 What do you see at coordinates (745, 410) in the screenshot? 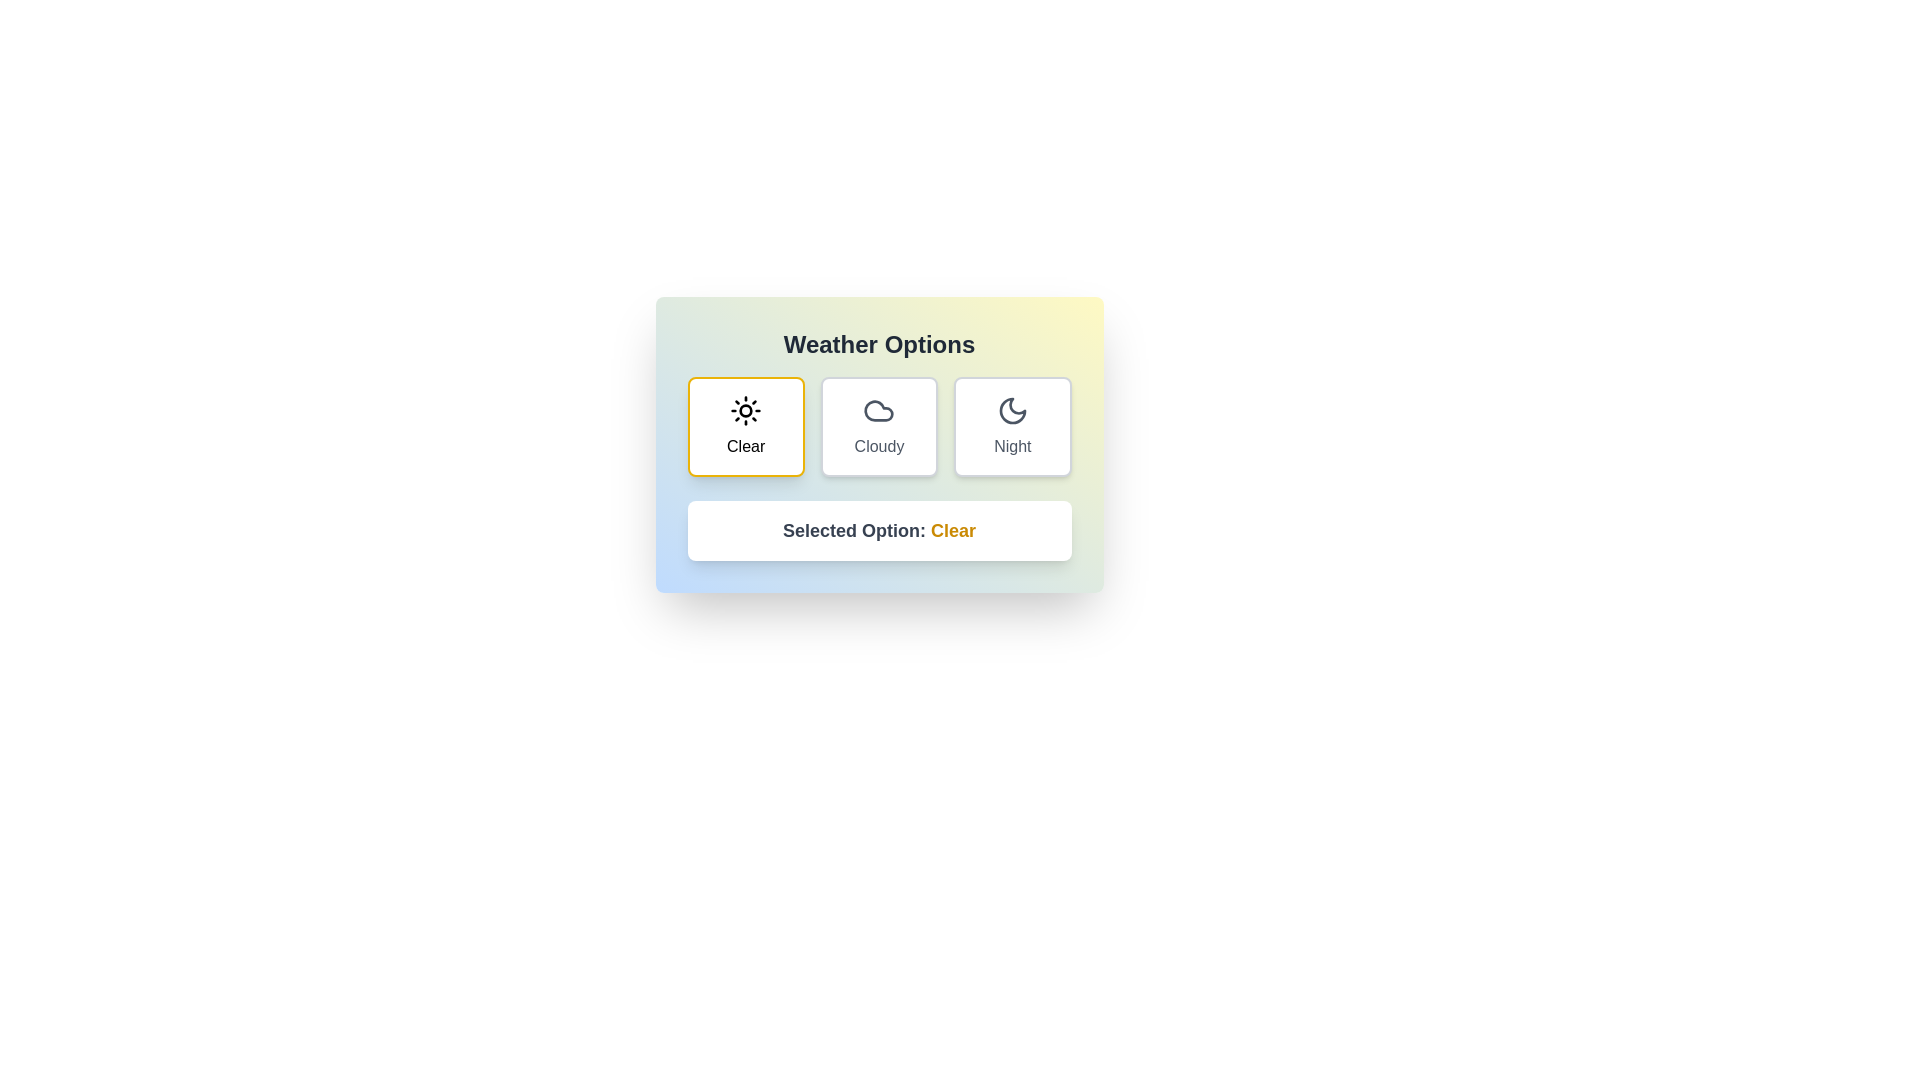
I see `the rounded rectangular button labeled 'Clear', which contains the sun icon` at bounding box center [745, 410].